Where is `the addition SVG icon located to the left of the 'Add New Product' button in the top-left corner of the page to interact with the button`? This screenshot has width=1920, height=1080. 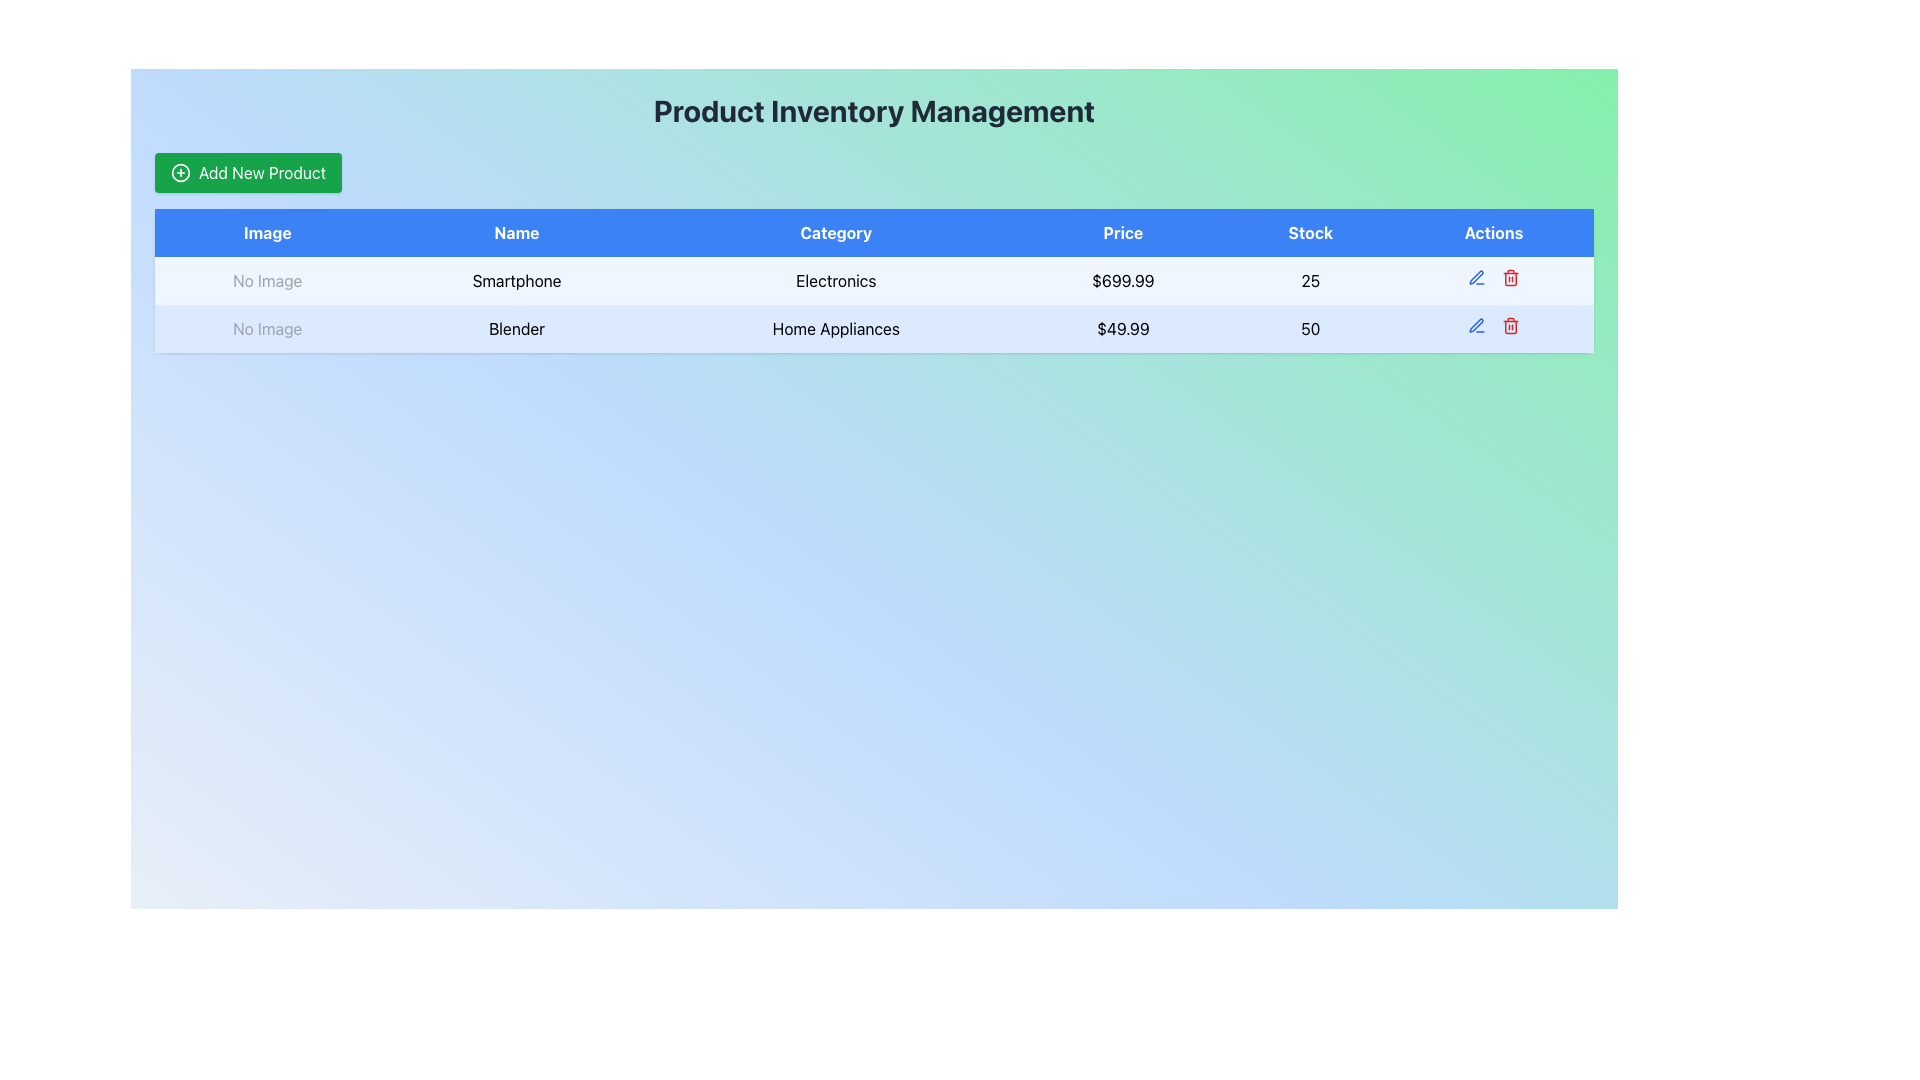 the addition SVG icon located to the left of the 'Add New Product' button in the top-left corner of the page to interact with the button is located at coordinates (181, 172).